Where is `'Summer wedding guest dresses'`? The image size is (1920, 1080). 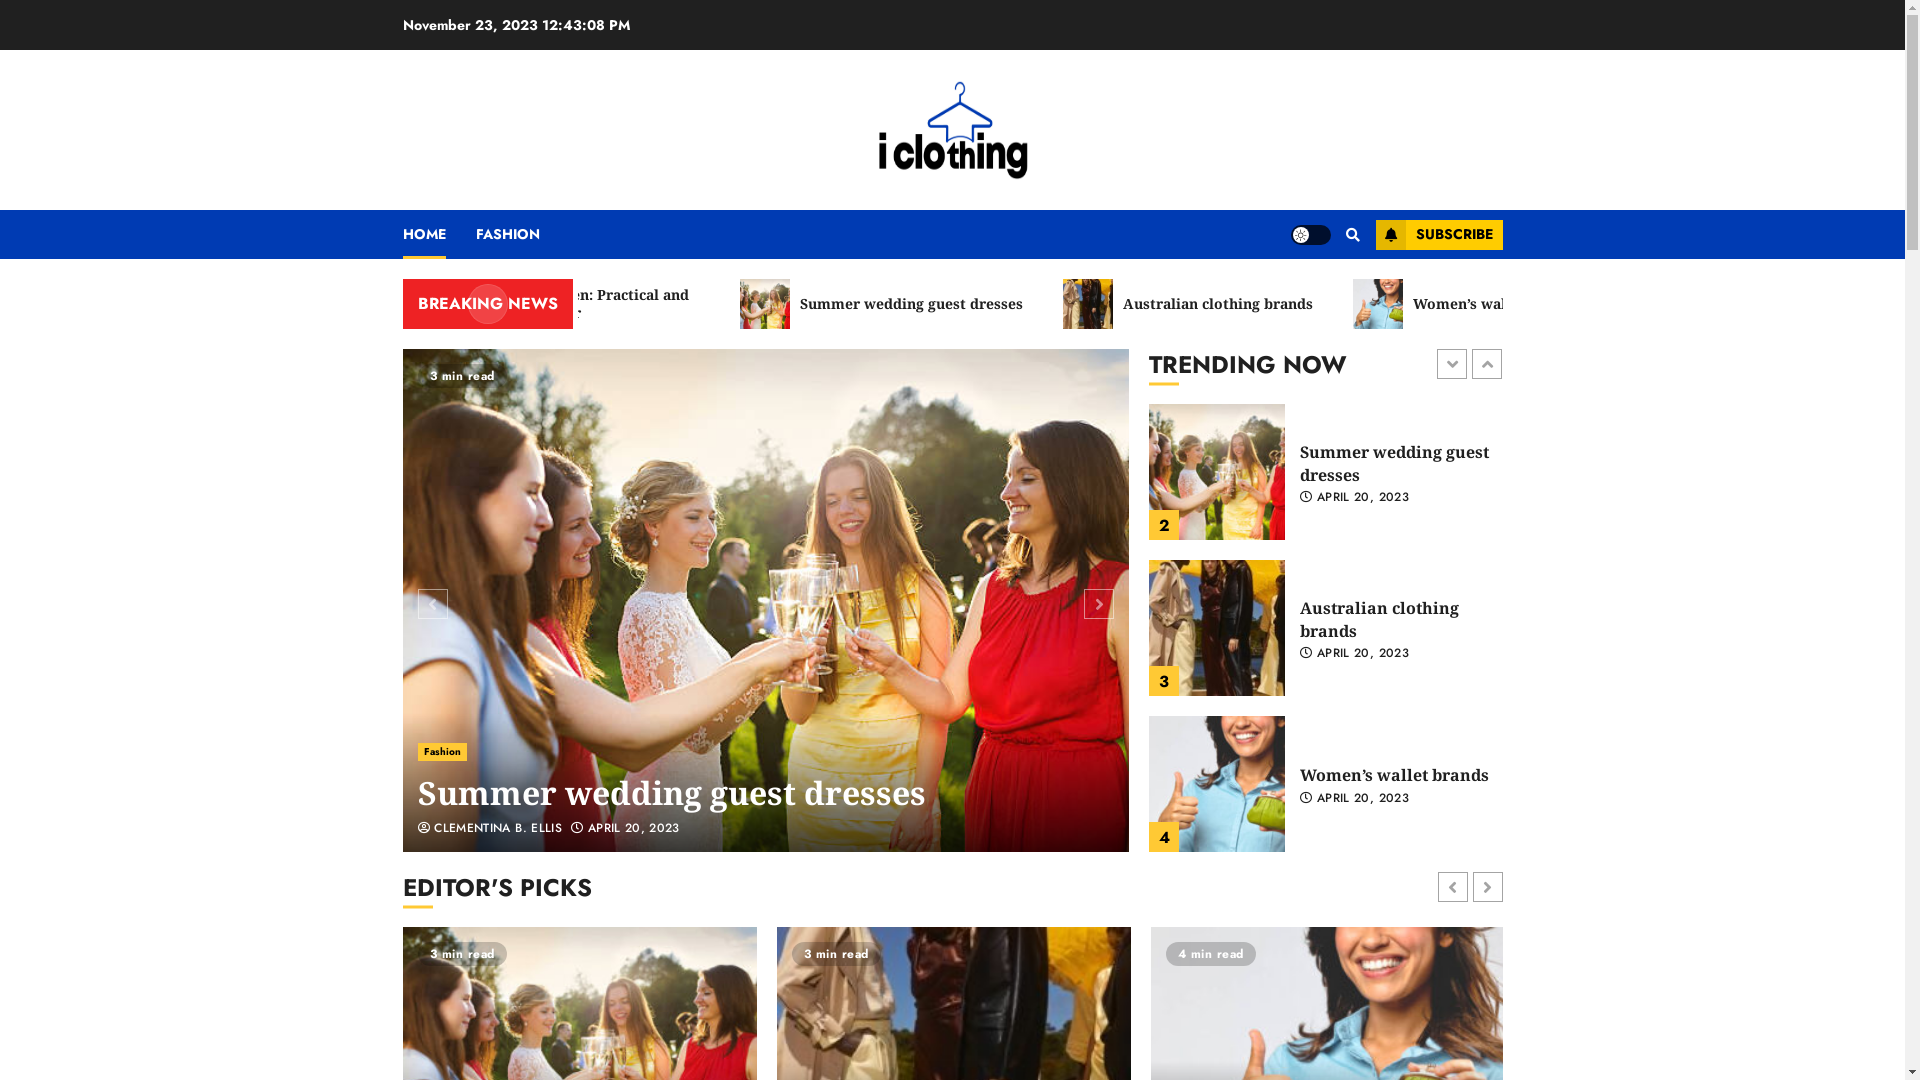 'Summer wedding guest dresses' is located at coordinates (960, 304).